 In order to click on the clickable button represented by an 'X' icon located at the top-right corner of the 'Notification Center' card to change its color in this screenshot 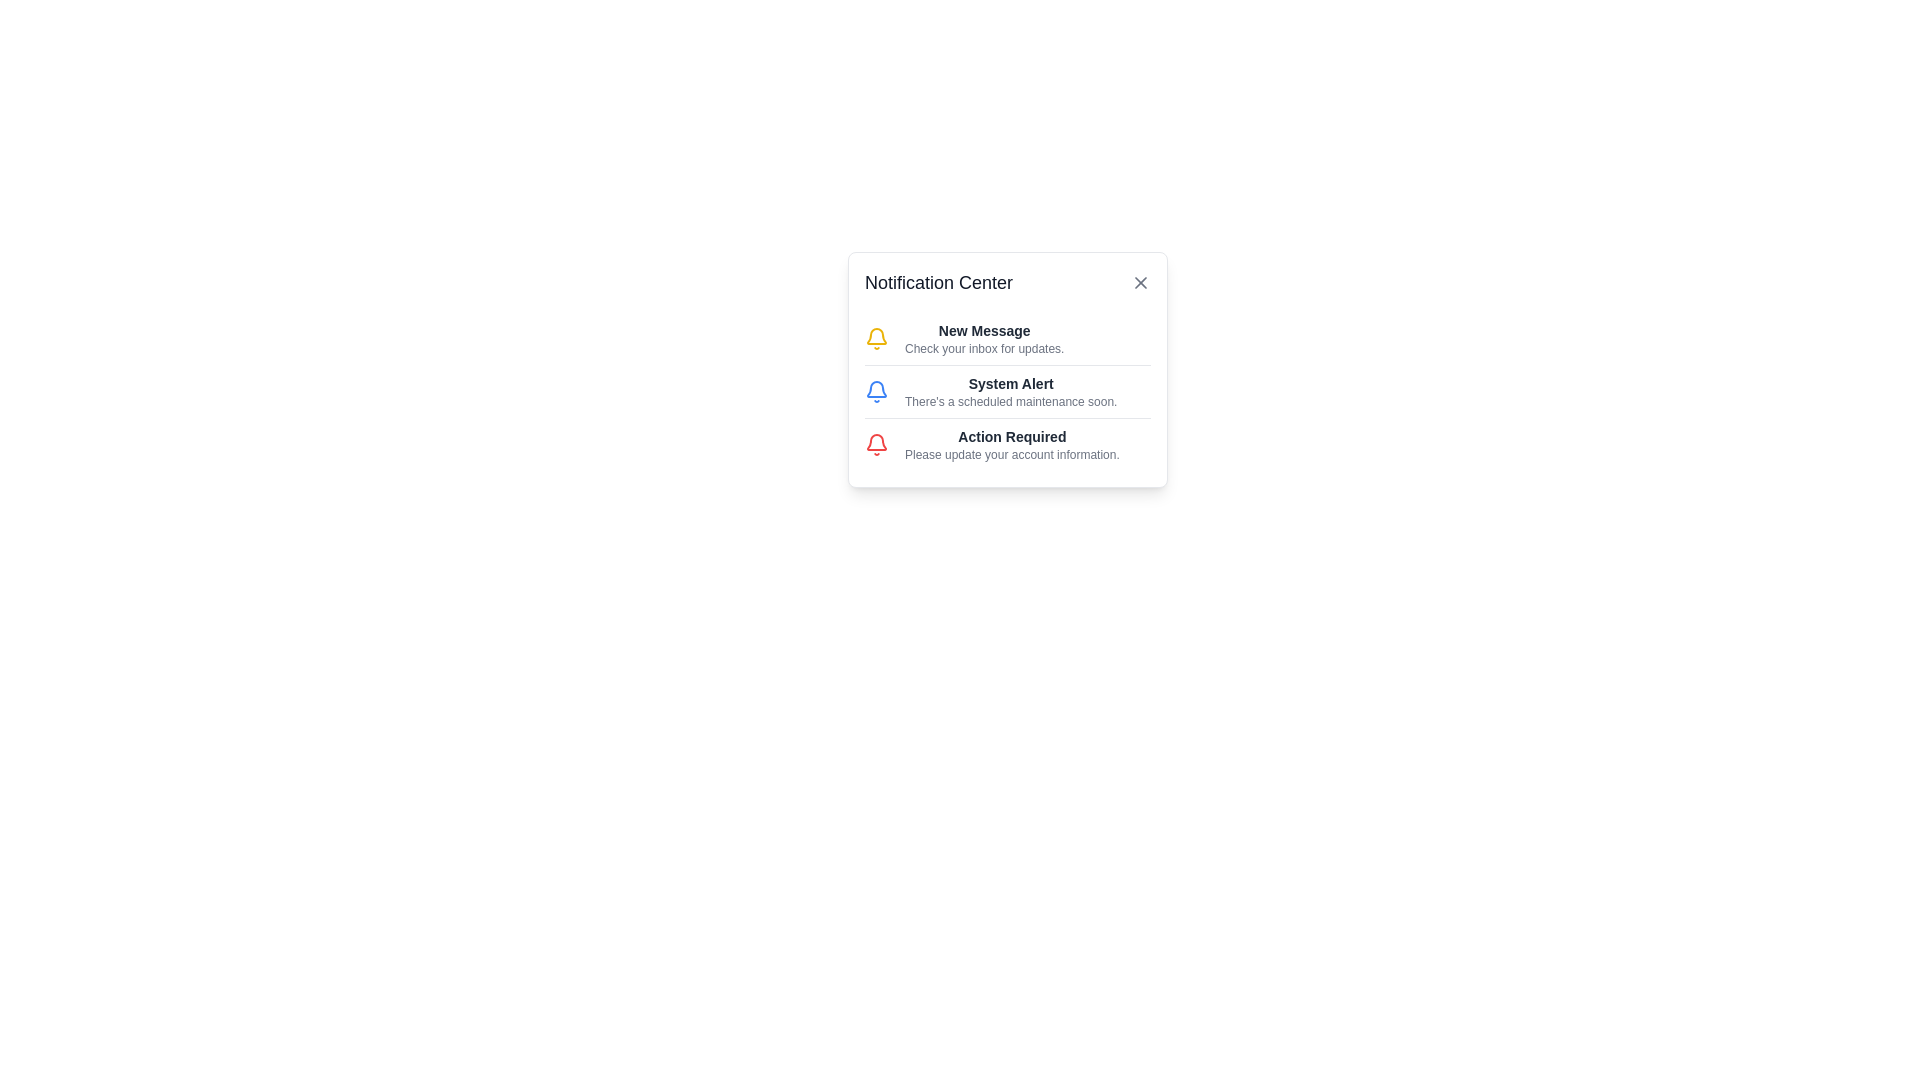, I will do `click(1141, 282)`.